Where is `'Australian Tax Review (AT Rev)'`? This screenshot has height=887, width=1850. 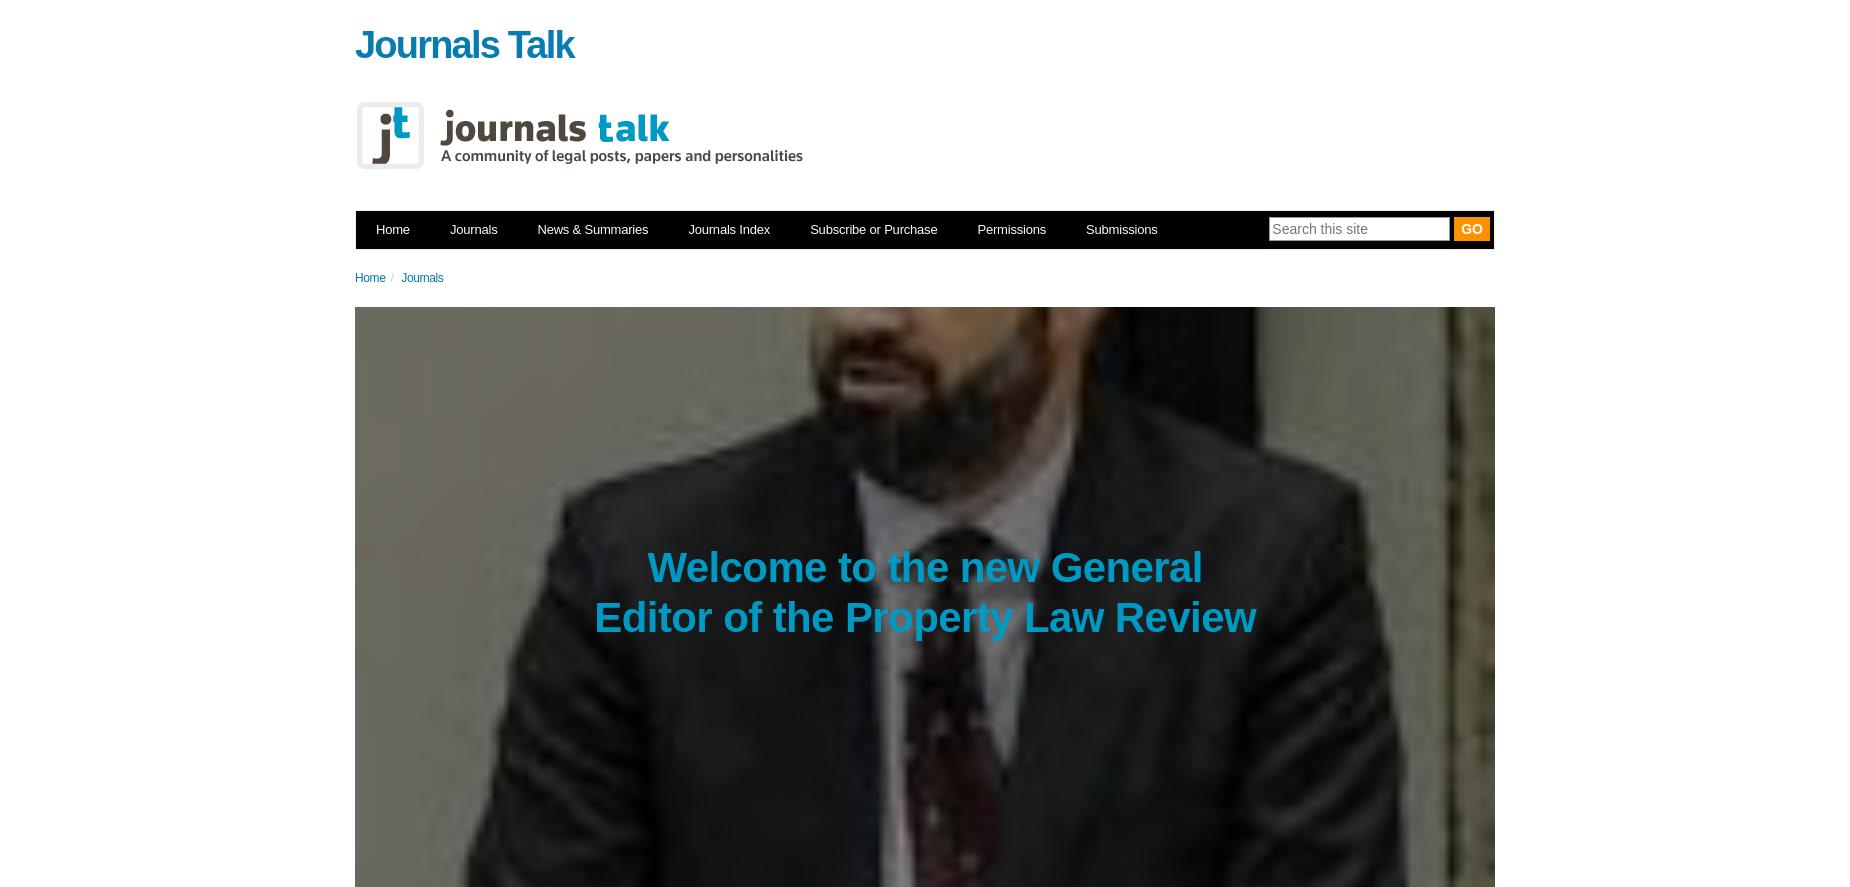
'Australian Tax Review (AT Rev)' is located at coordinates (823, 540).